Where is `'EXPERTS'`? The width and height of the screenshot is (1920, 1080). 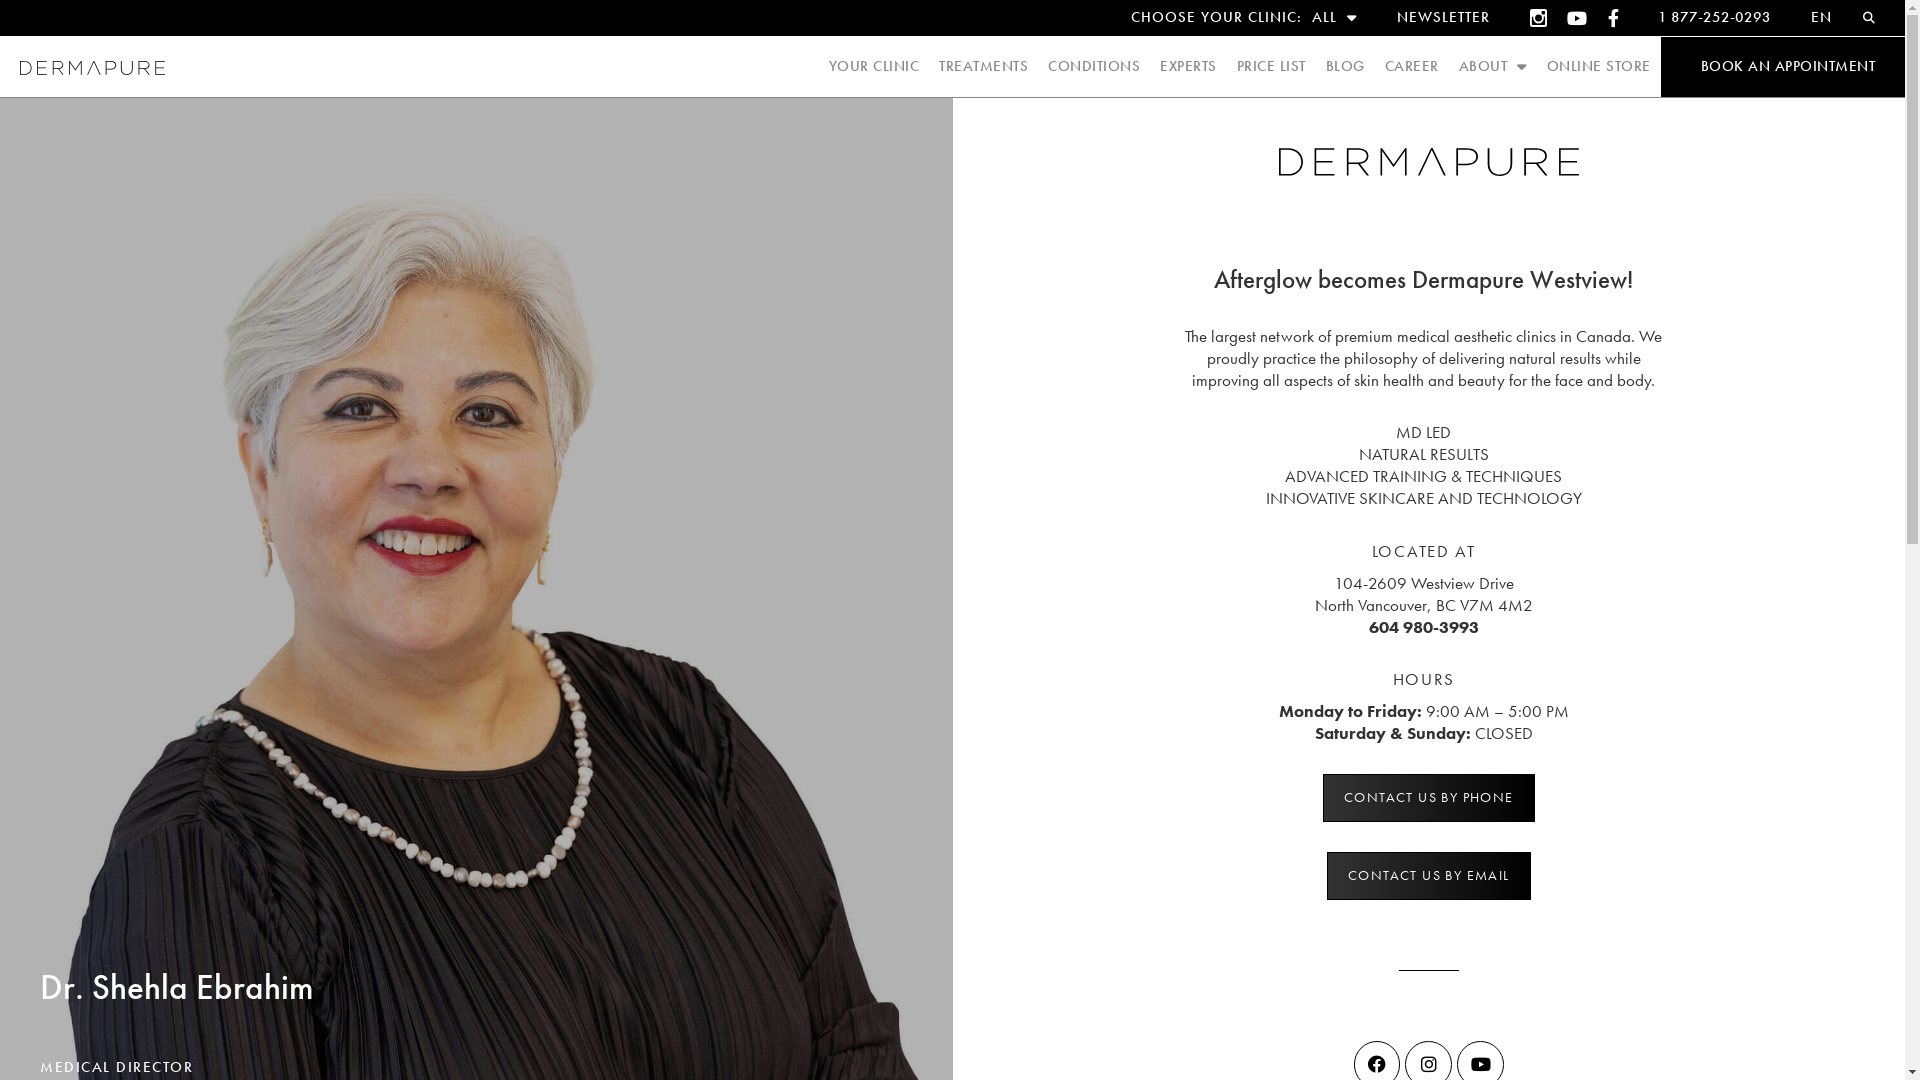 'EXPERTS' is located at coordinates (1188, 65).